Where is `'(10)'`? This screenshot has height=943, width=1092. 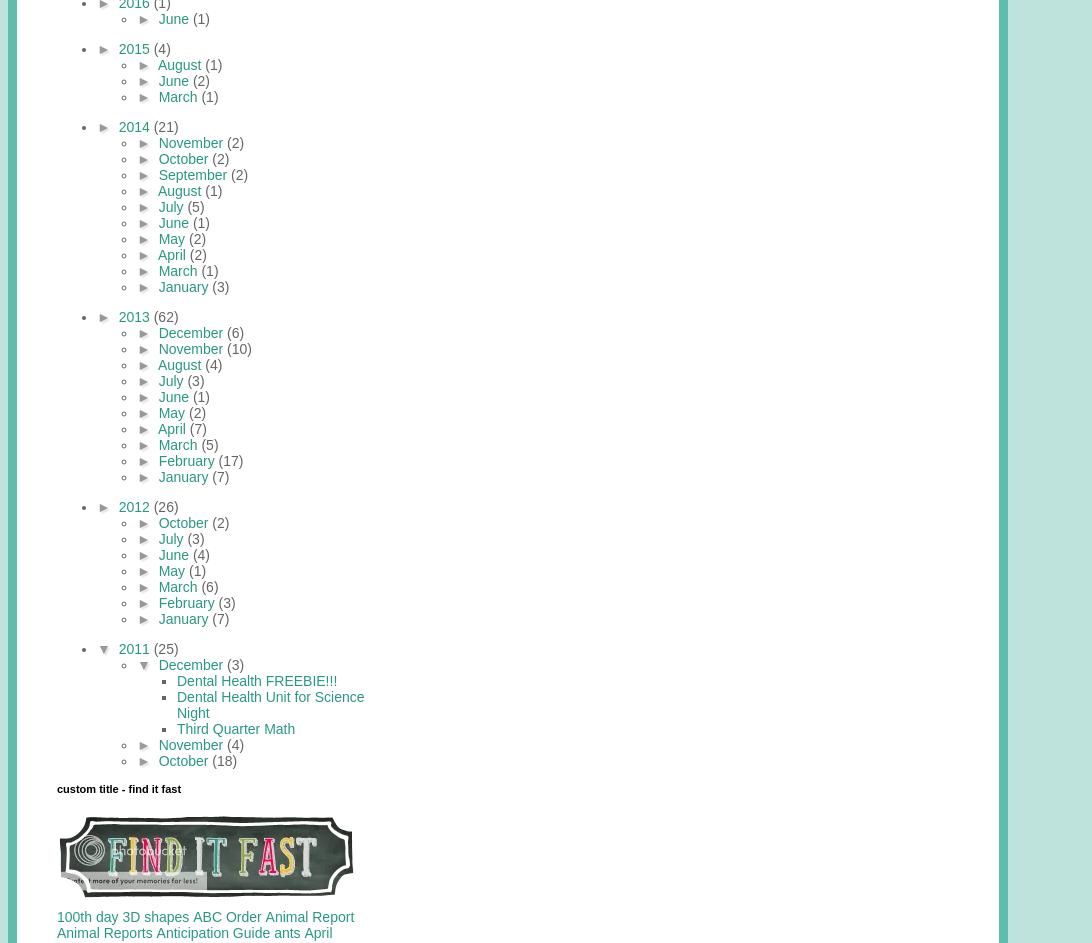 '(10)' is located at coordinates (239, 347).